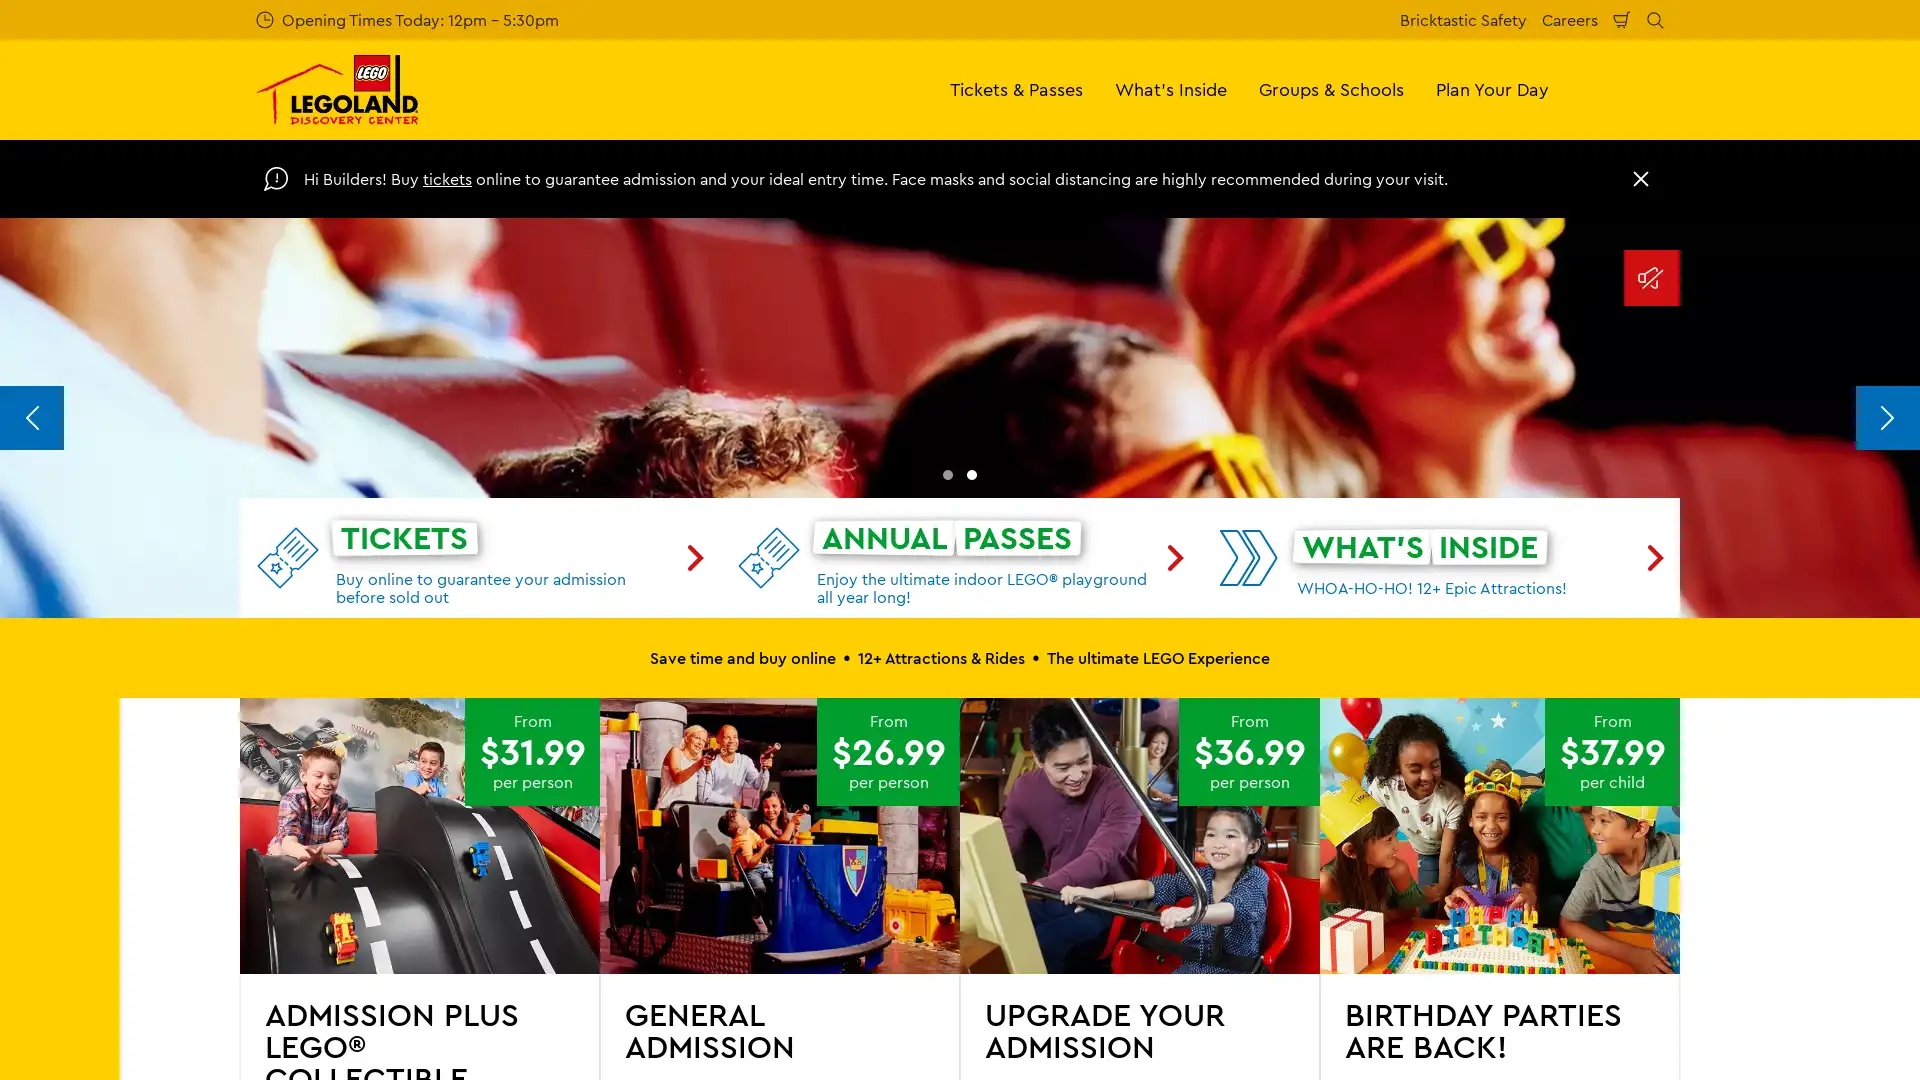 The image size is (1920, 1080). Describe the element at coordinates (1492, 88) in the screenshot. I see `Plan Your Day` at that location.